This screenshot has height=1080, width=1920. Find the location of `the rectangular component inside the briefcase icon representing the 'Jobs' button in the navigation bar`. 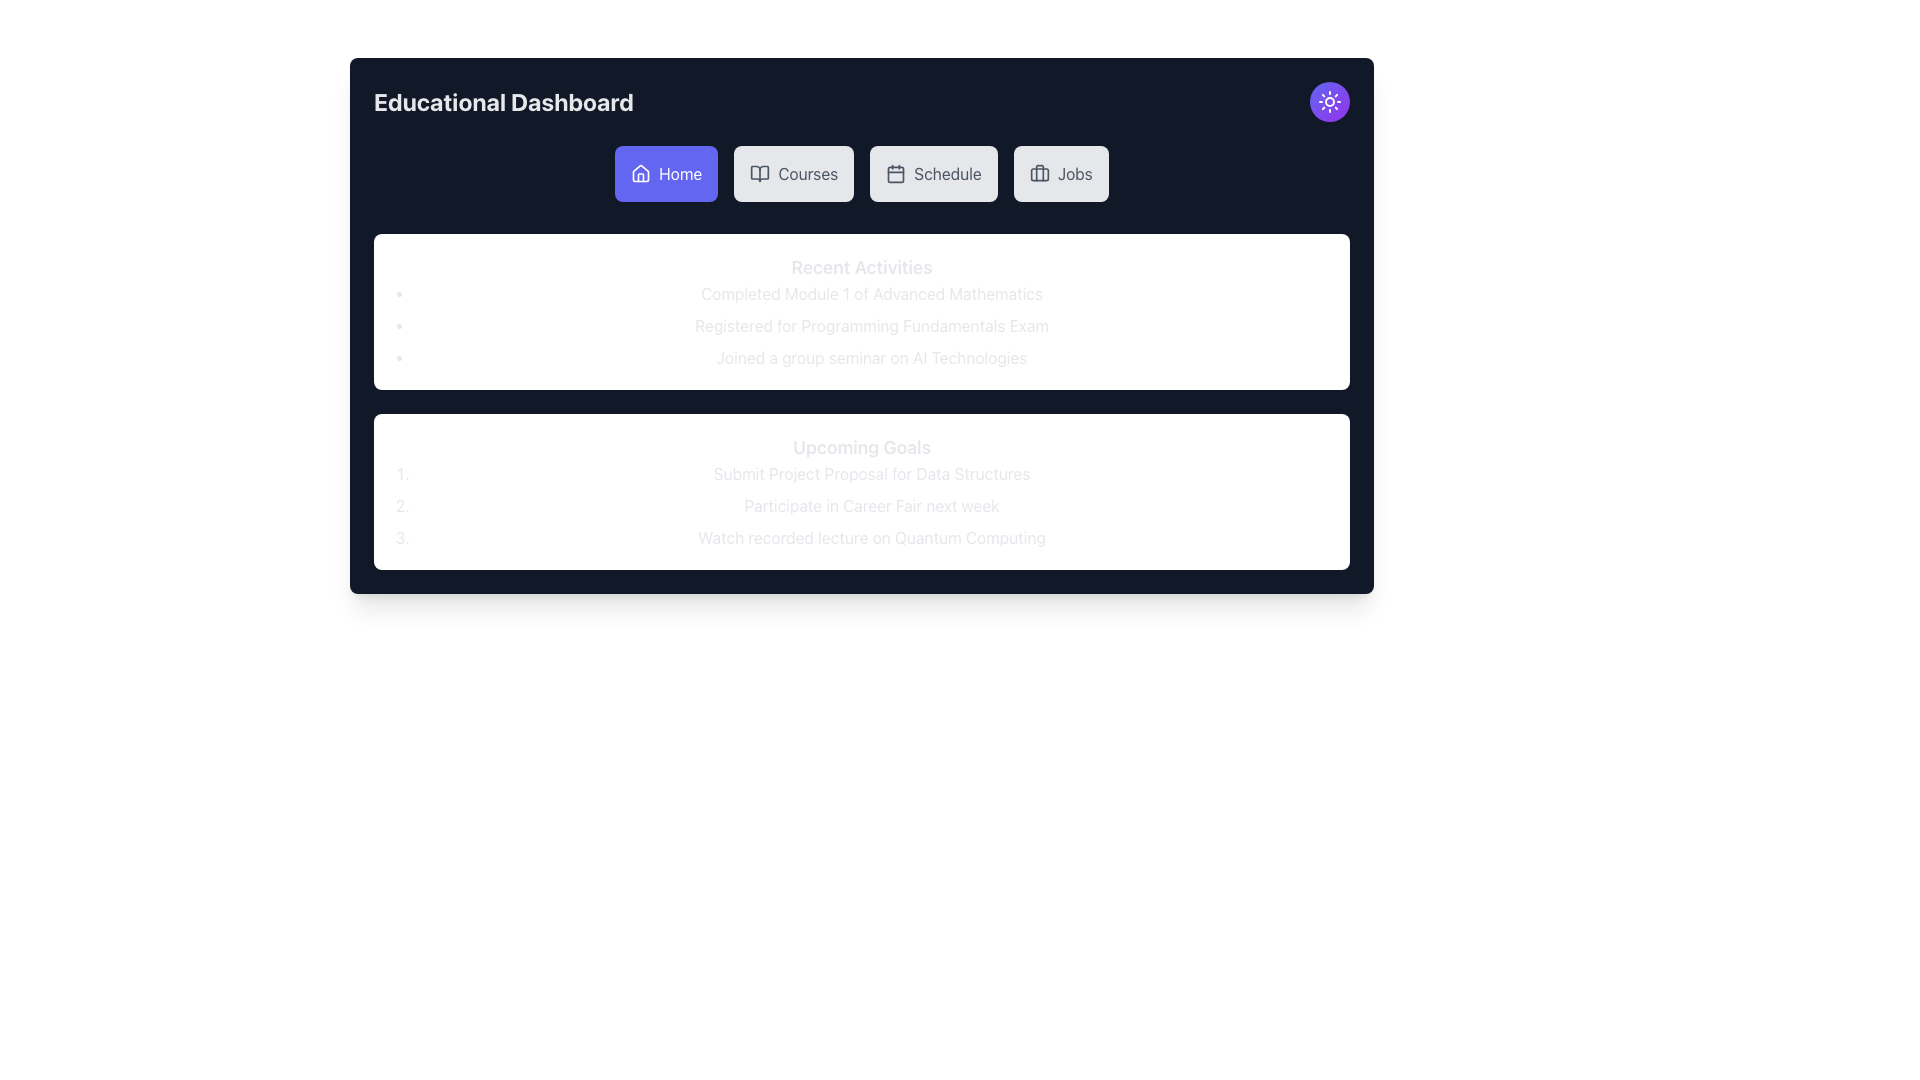

the rectangular component inside the briefcase icon representing the 'Jobs' button in the navigation bar is located at coordinates (1039, 173).